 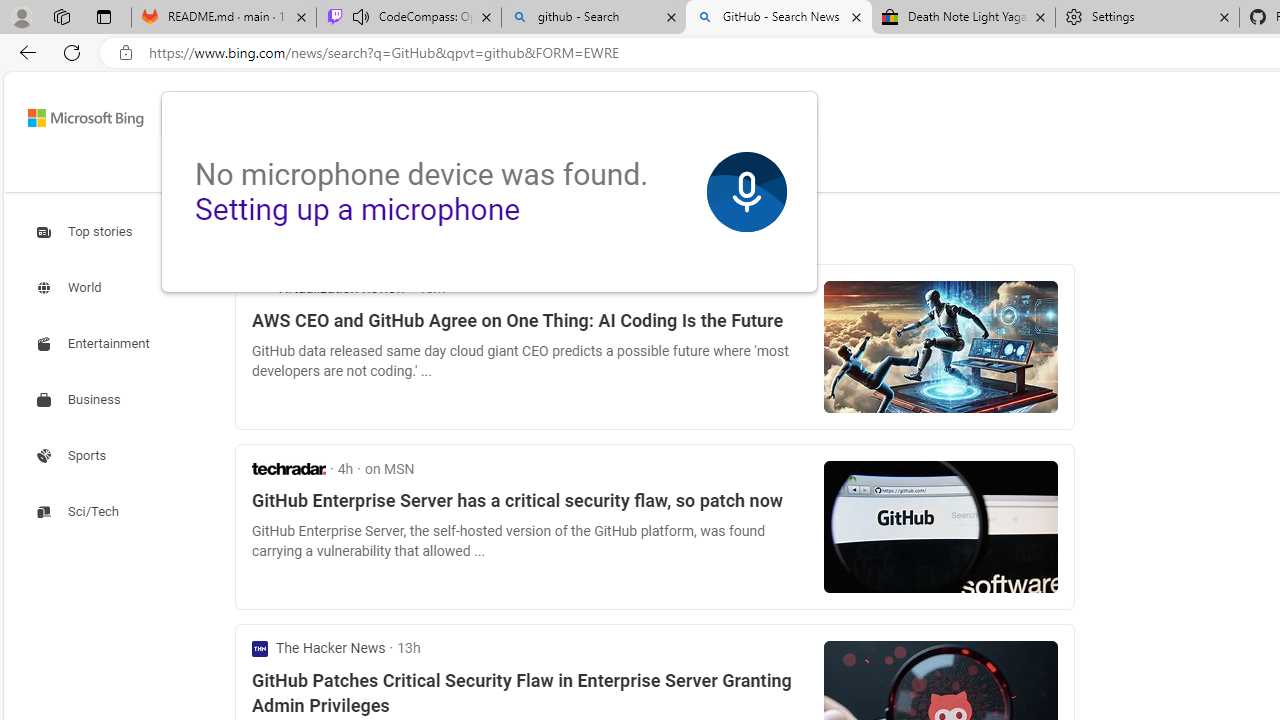 What do you see at coordinates (125, 52) in the screenshot?
I see `'View site information'` at bounding box center [125, 52].